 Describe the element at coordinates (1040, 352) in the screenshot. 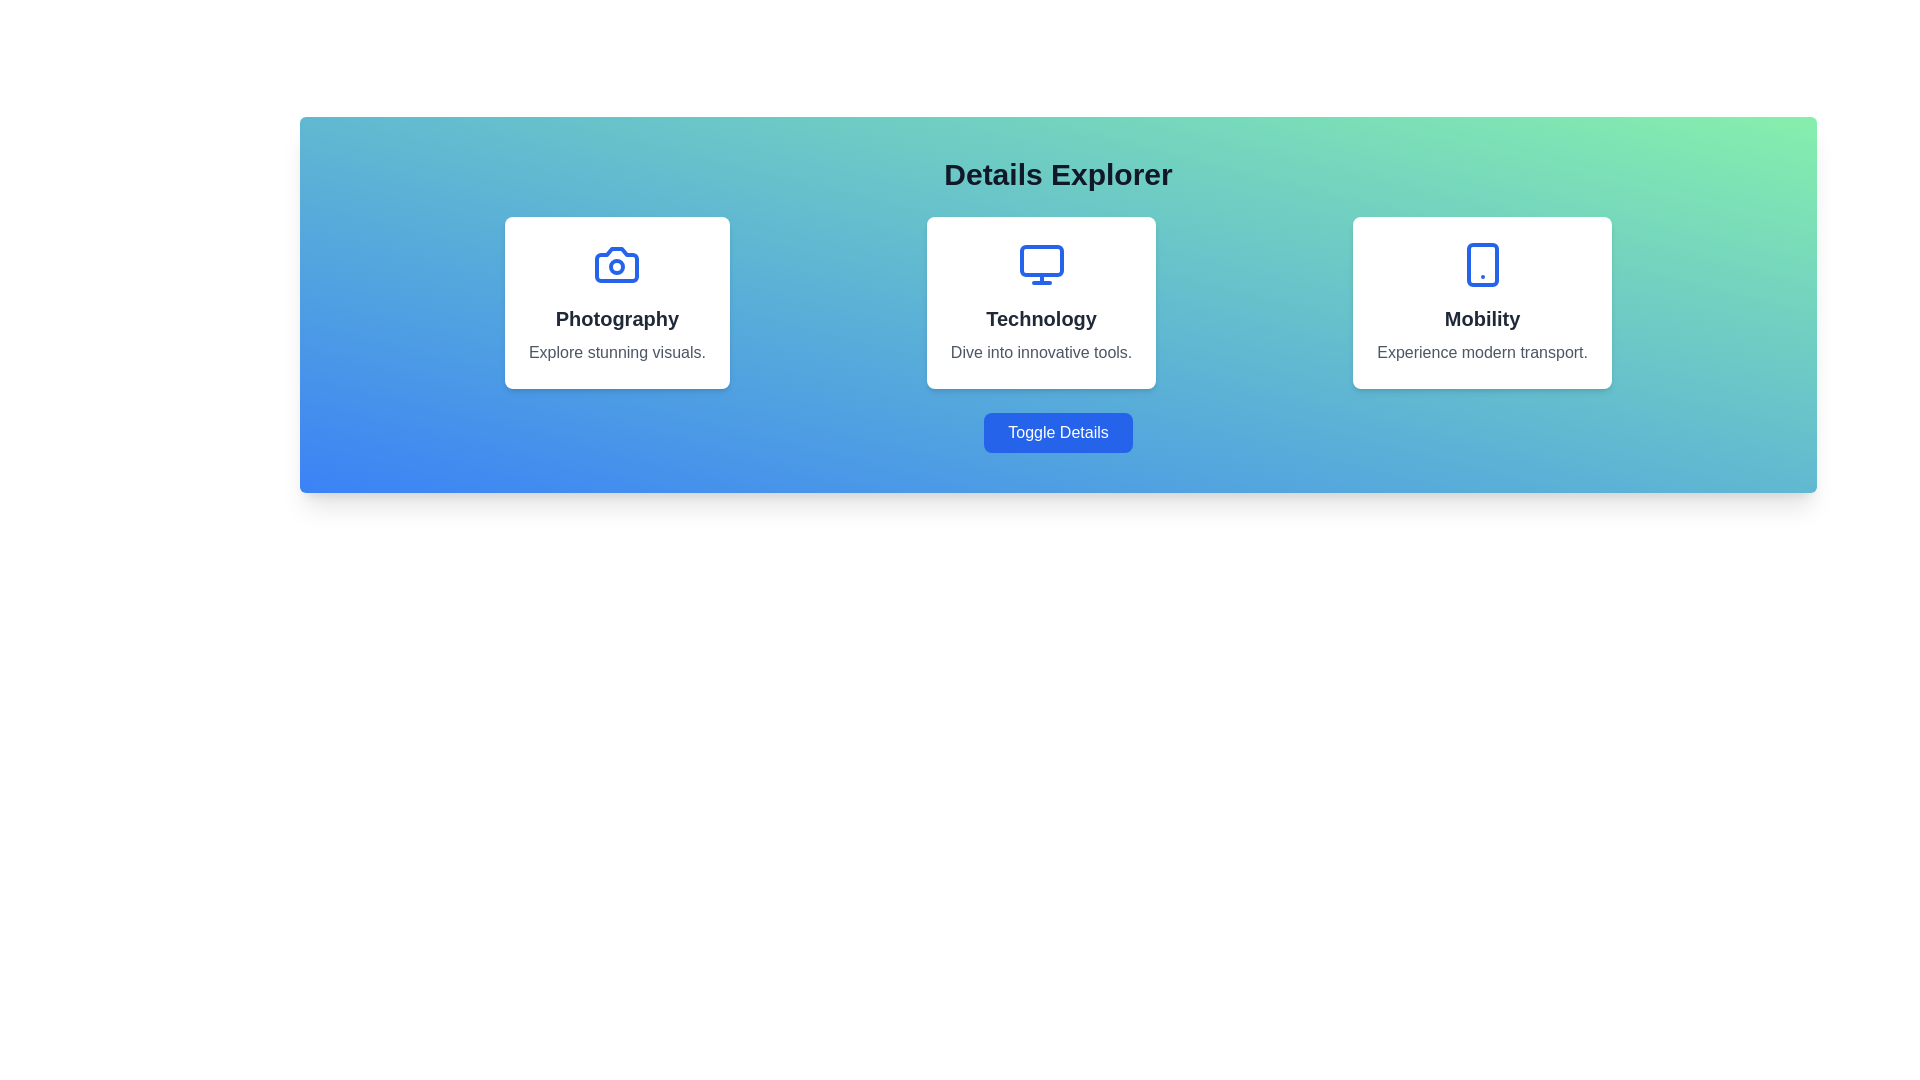

I see `the content of the descriptive text label displaying 'Dive into innovative tools.' located below the heading 'Technology' in the center card of a three-card arrangement` at that location.